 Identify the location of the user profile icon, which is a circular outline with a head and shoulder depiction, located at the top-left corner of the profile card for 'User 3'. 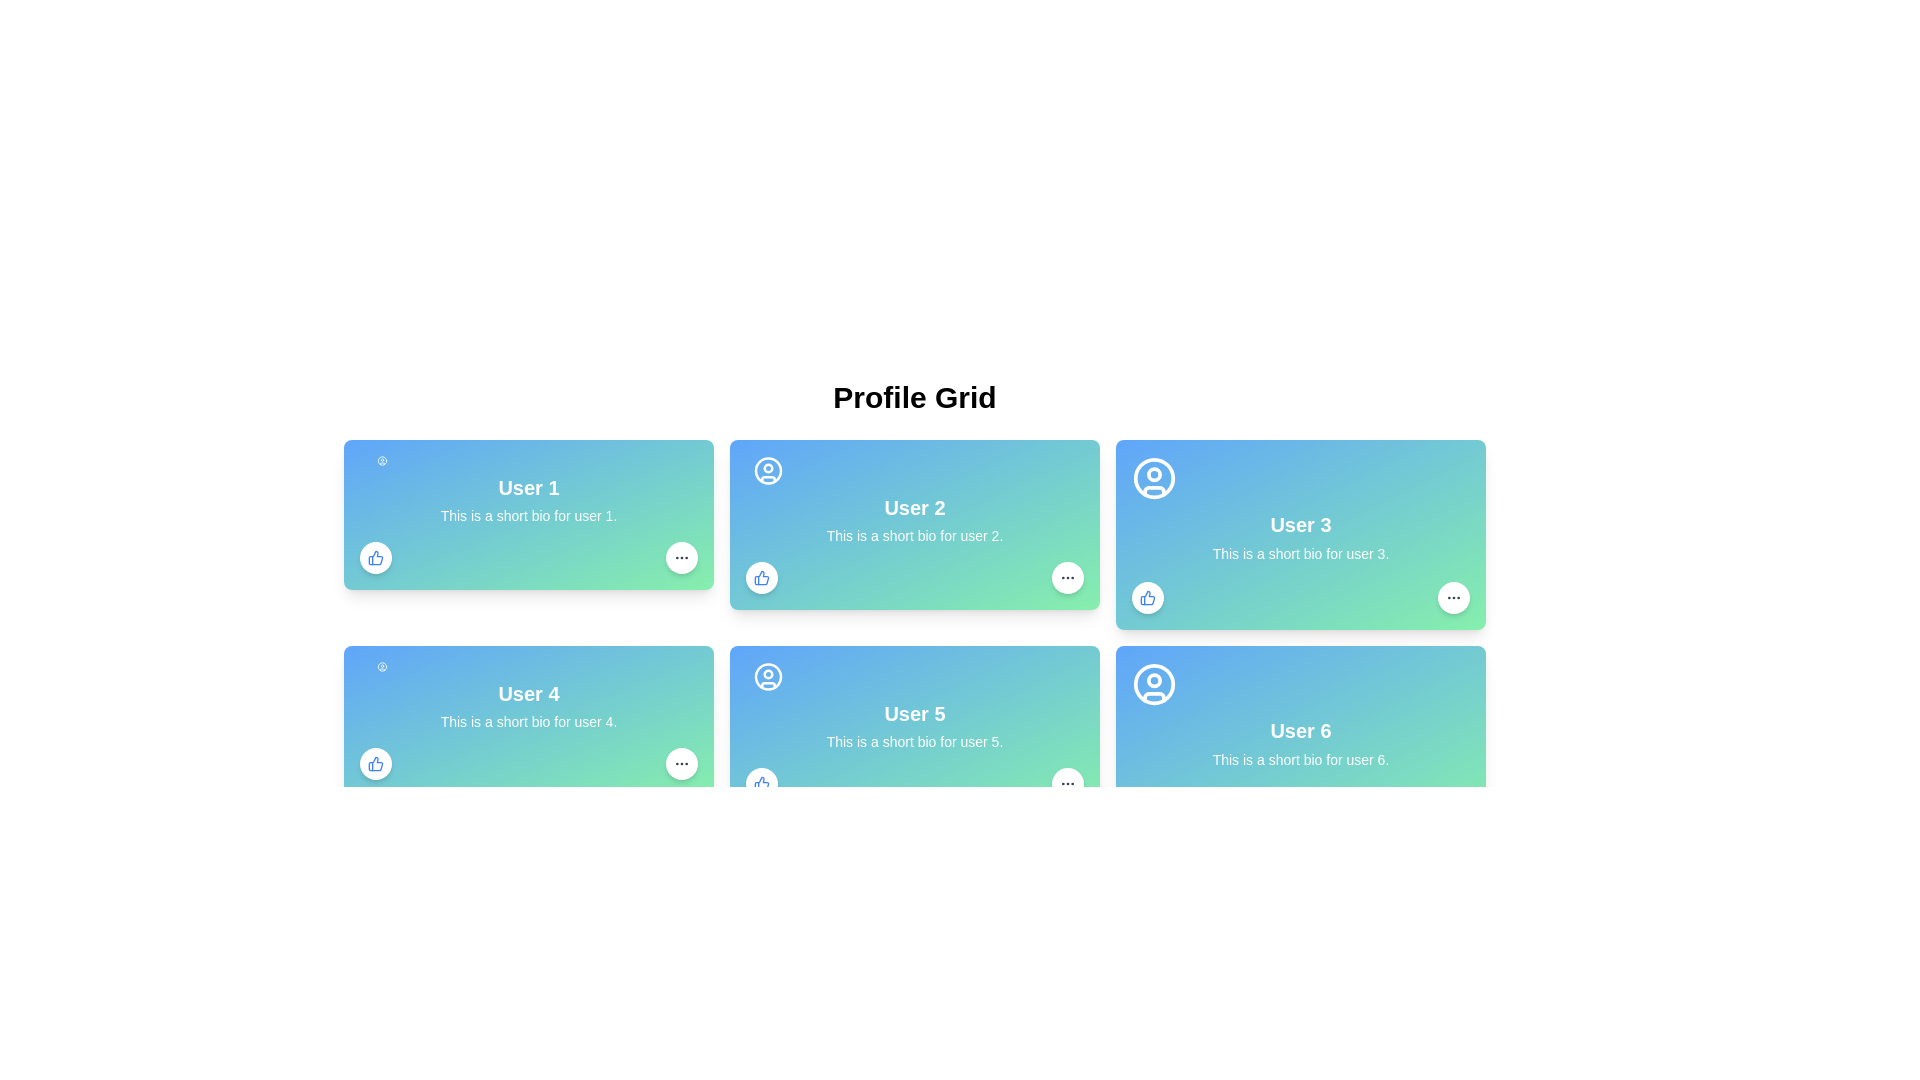
(1154, 478).